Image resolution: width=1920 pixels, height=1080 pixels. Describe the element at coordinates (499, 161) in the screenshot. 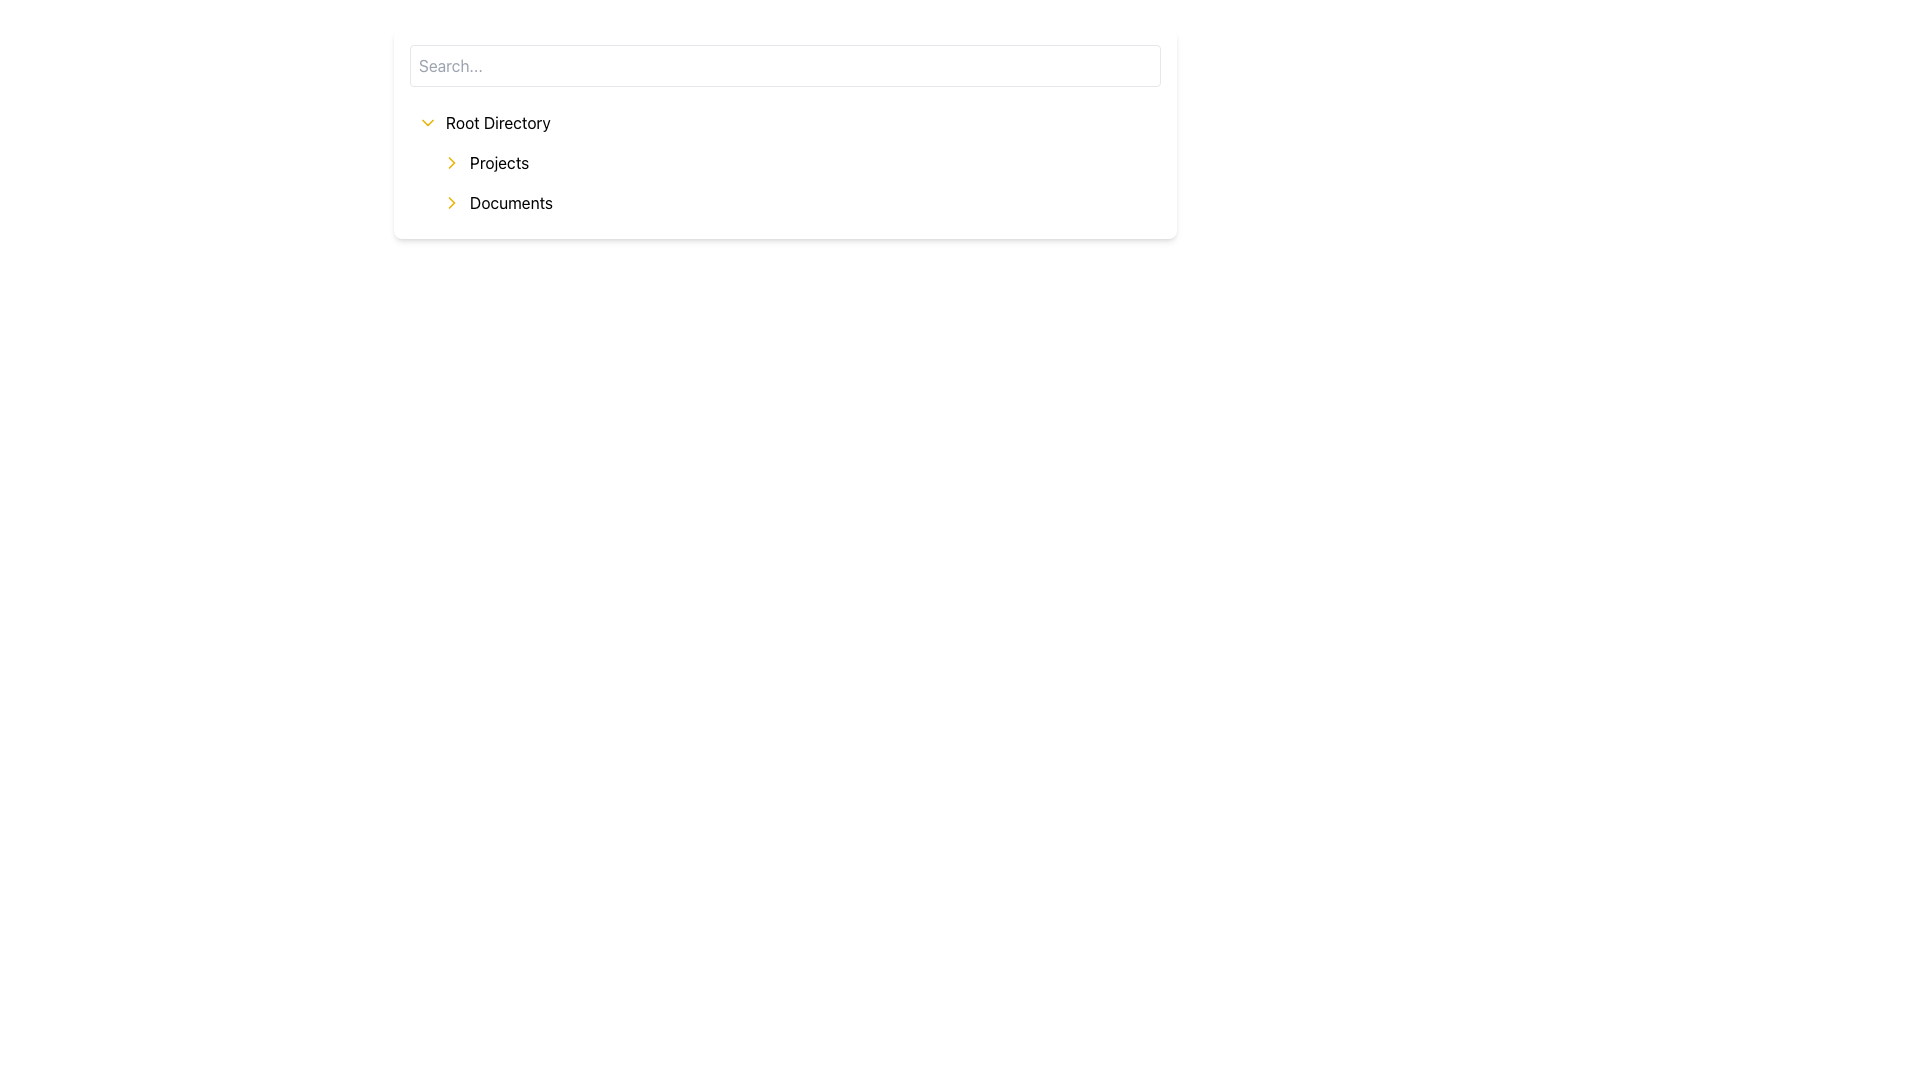

I see `the 'Projects' text label located under the 'Root Directory' in the vertical navigation menu` at that location.